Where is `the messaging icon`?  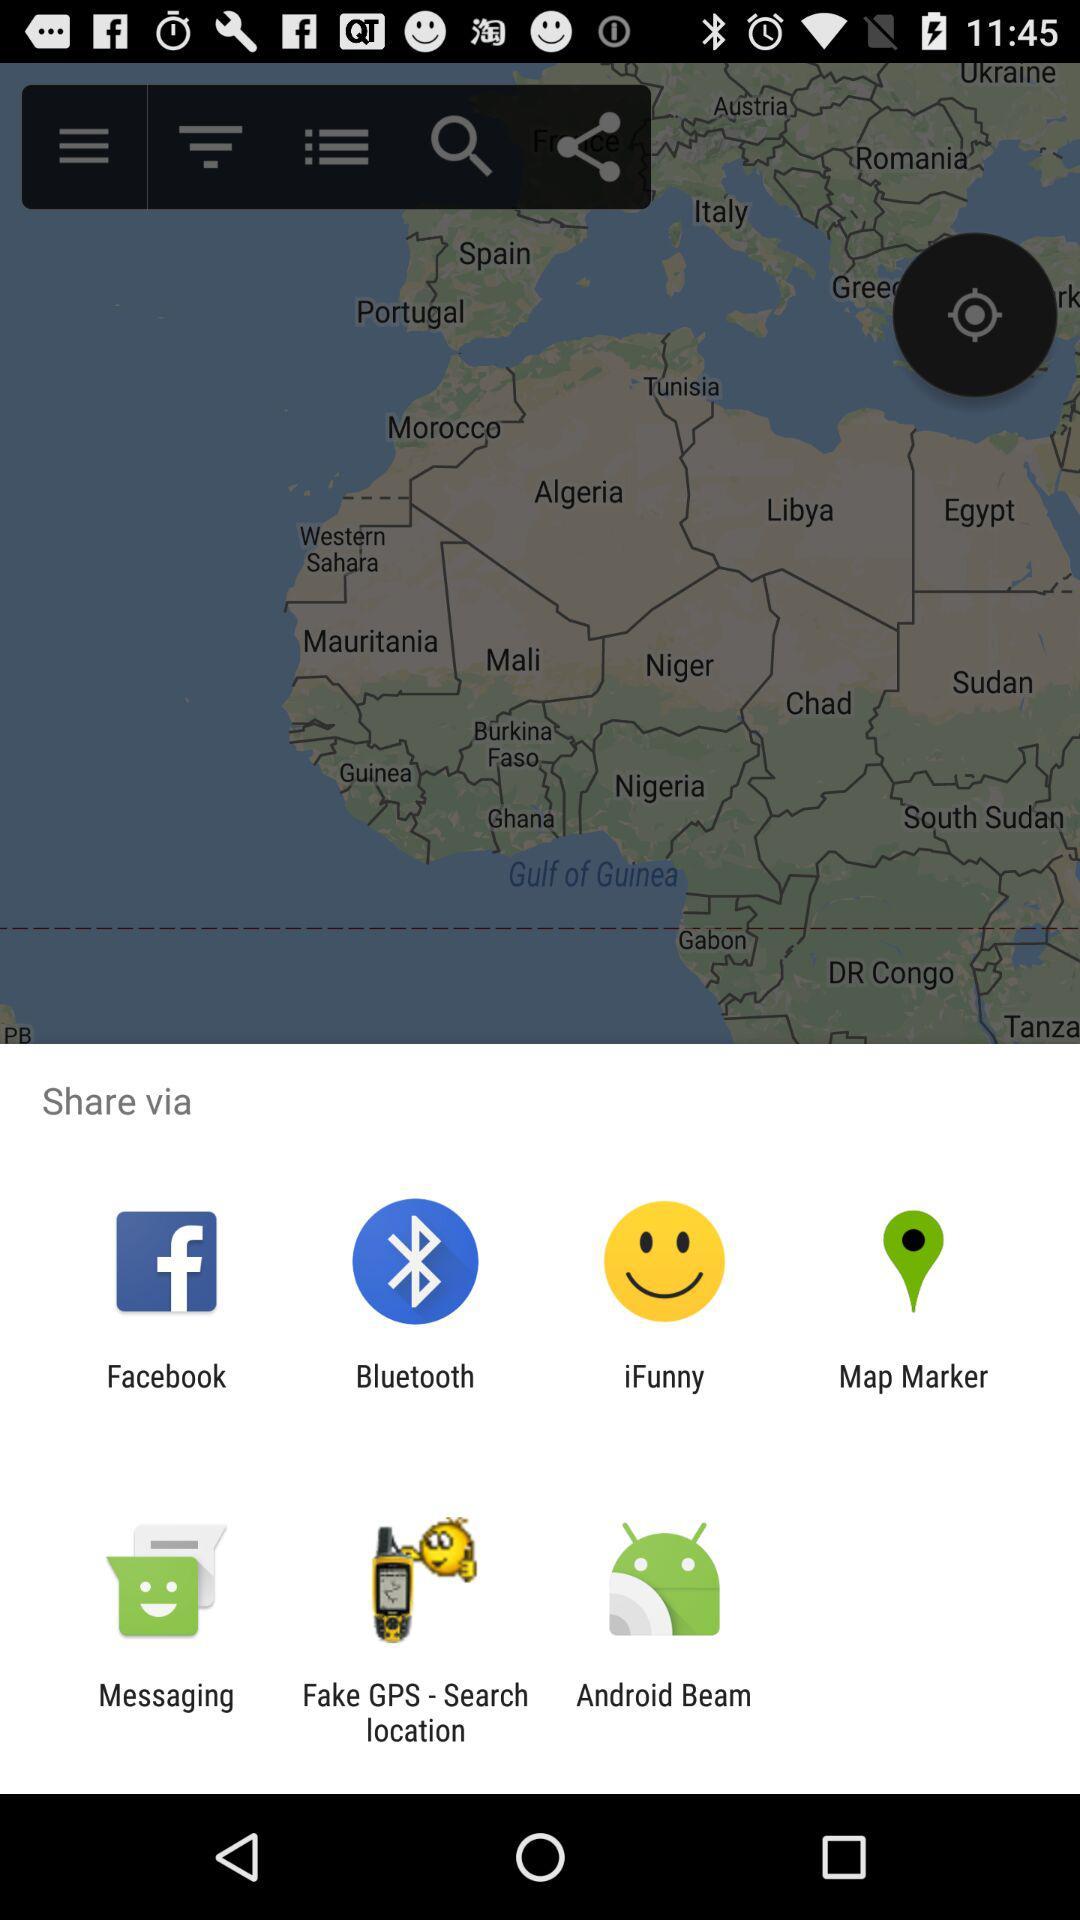
the messaging icon is located at coordinates (165, 1711).